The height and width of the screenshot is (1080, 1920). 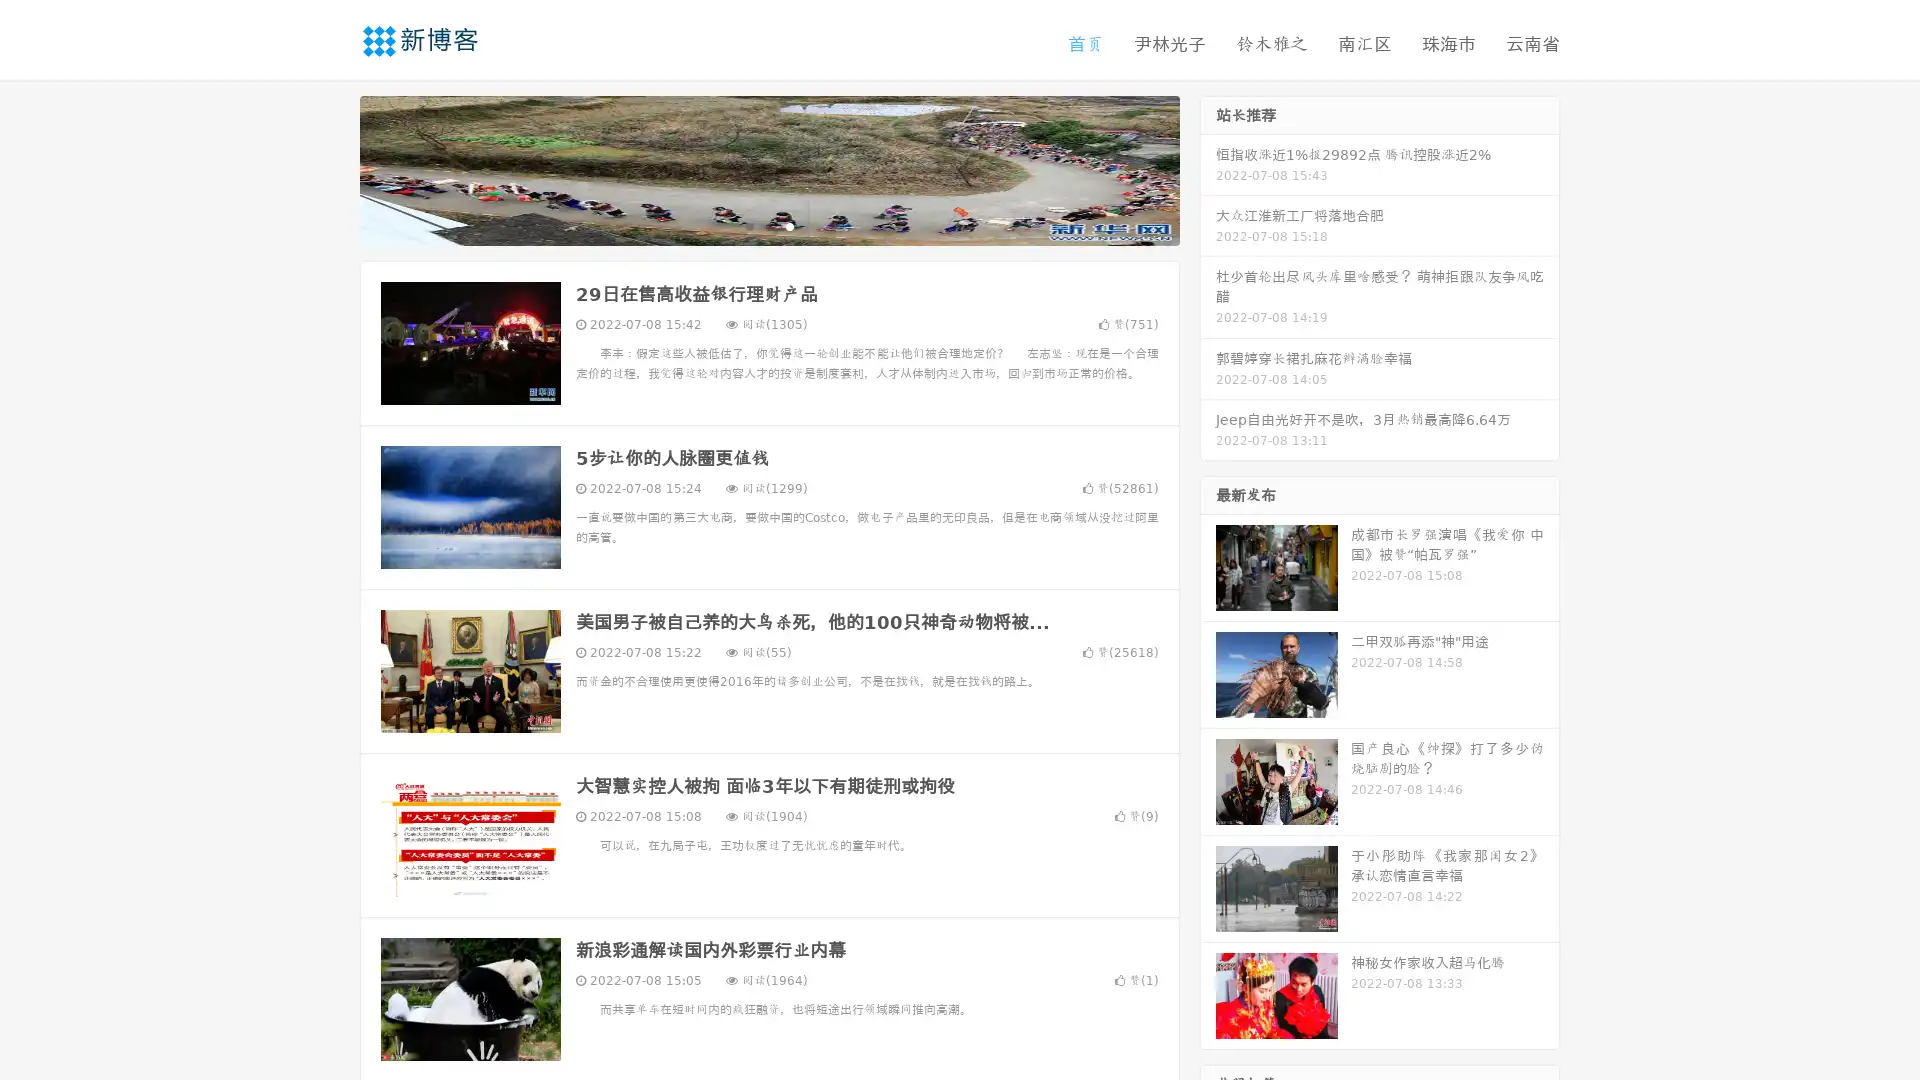 What do you see at coordinates (748, 225) in the screenshot?
I see `Go to slide 1` at bounding box center [748, 225].